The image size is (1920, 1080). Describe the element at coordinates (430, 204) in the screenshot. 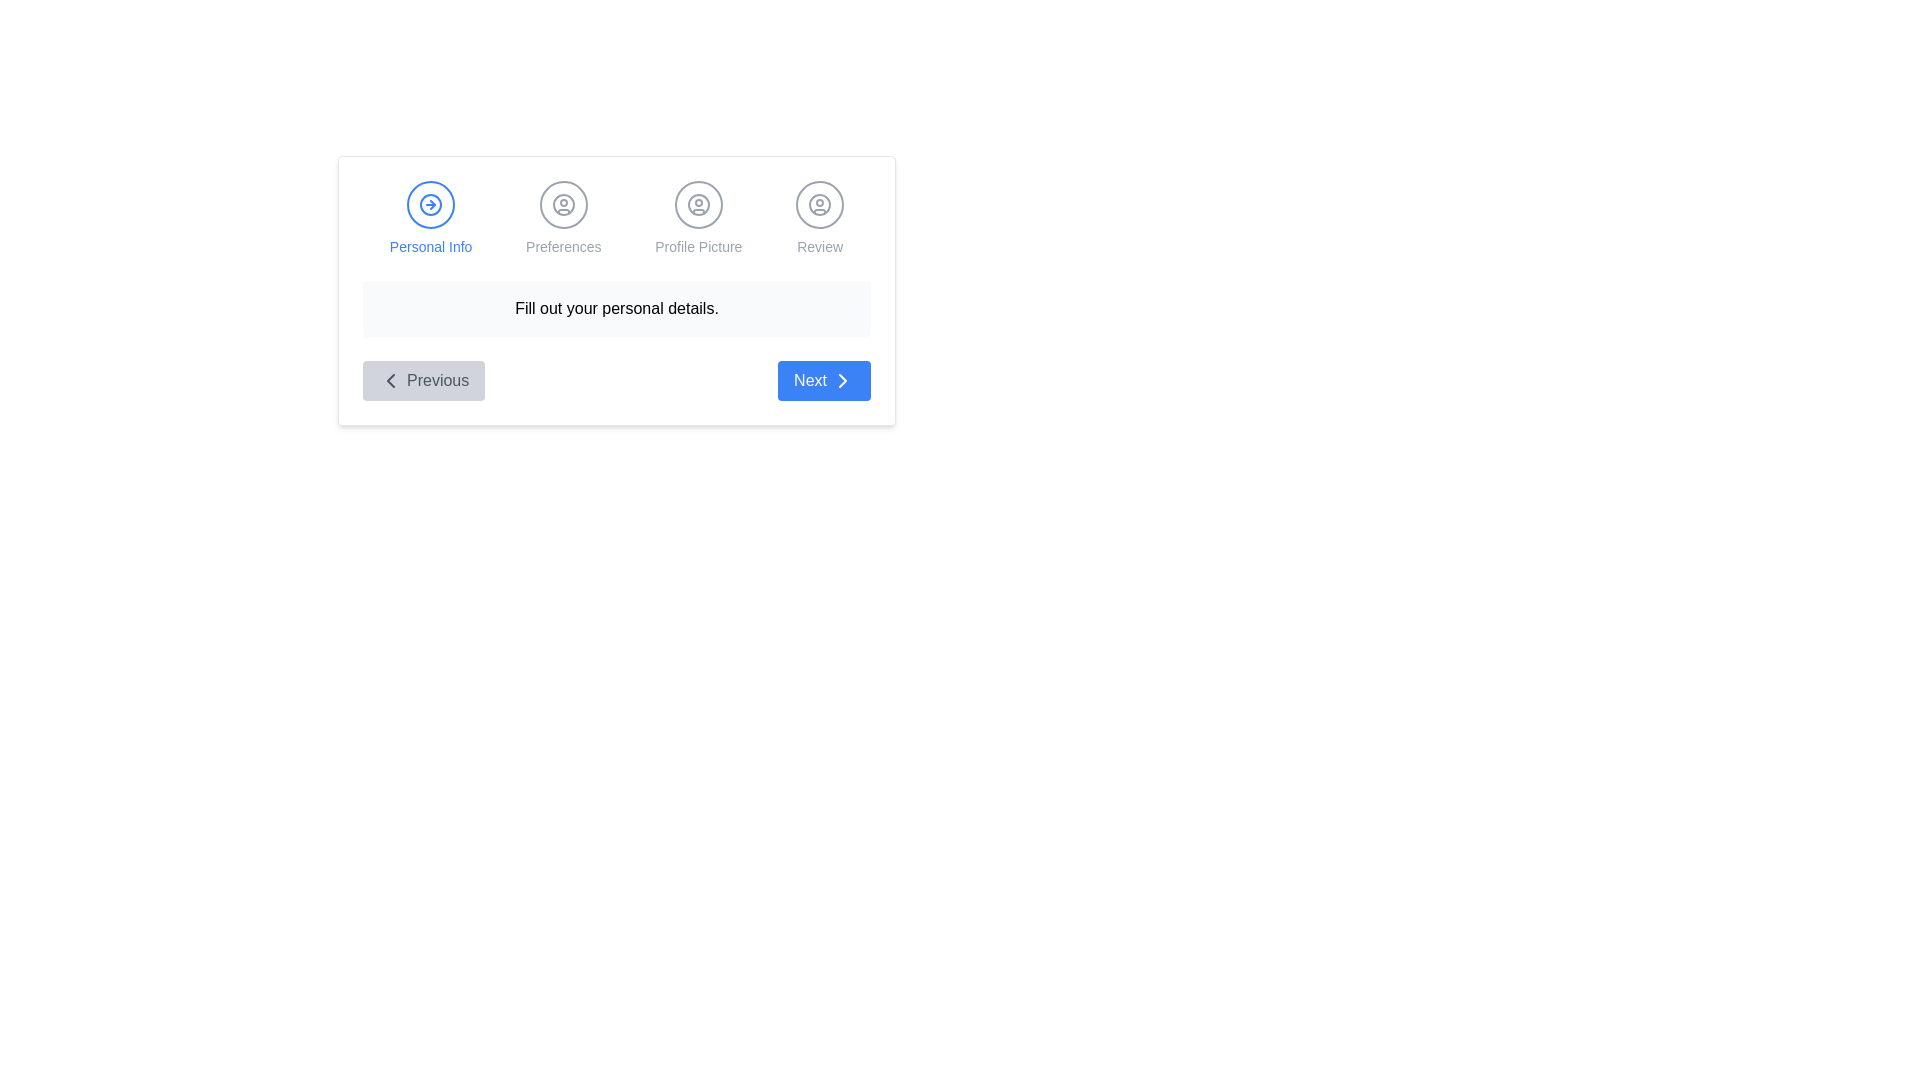

I see `the first circular button in the 'Personal Info' group, which serves as a step indicator in a multi-step process` at that location.